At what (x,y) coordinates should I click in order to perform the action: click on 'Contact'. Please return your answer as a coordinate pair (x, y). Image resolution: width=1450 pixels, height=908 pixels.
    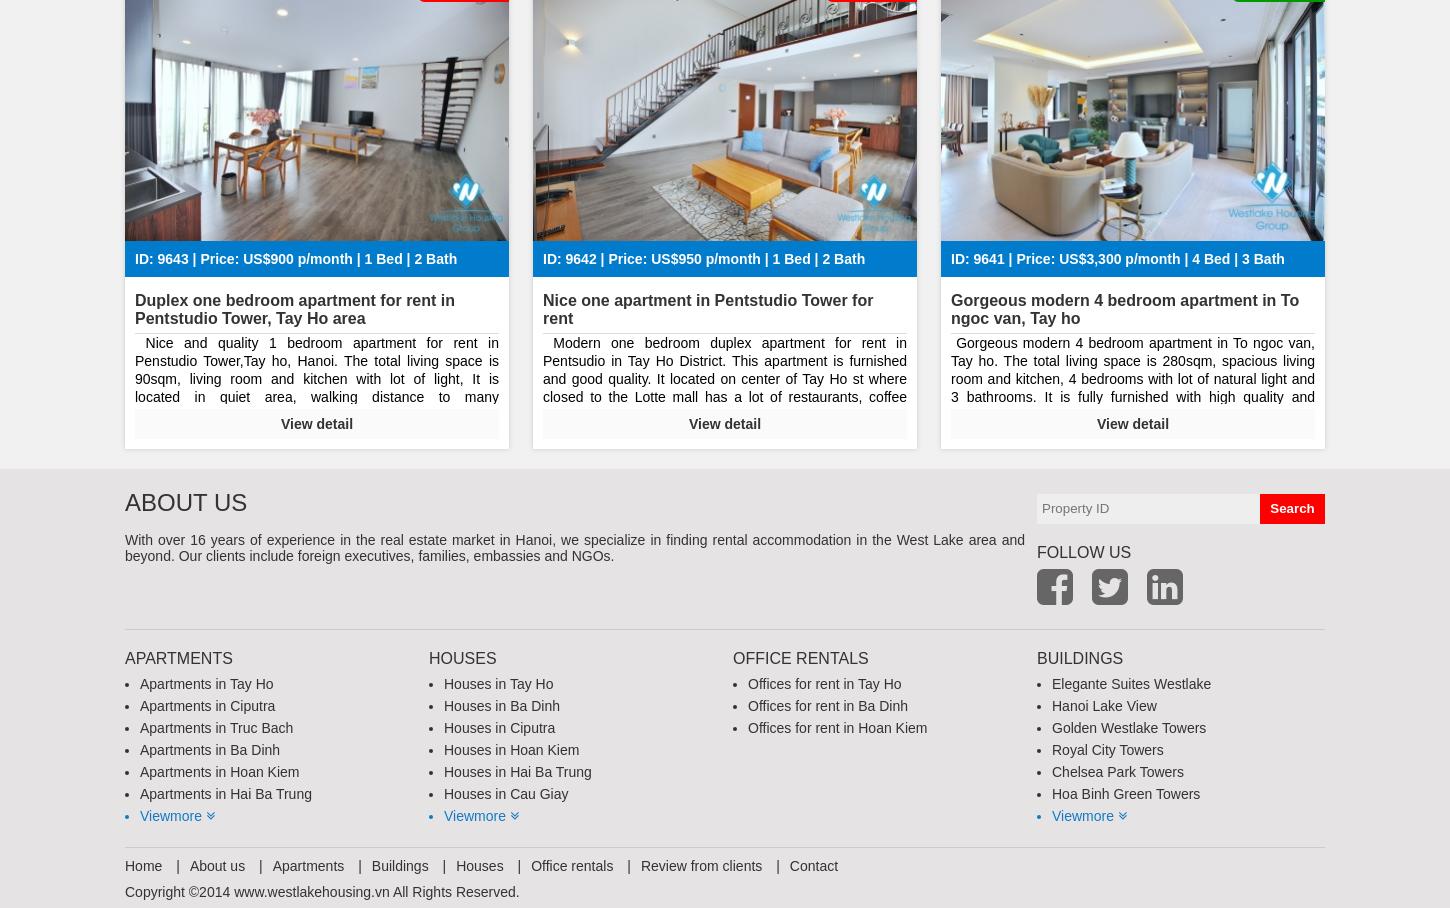
    Looking at the image, I should click on (813, 863).